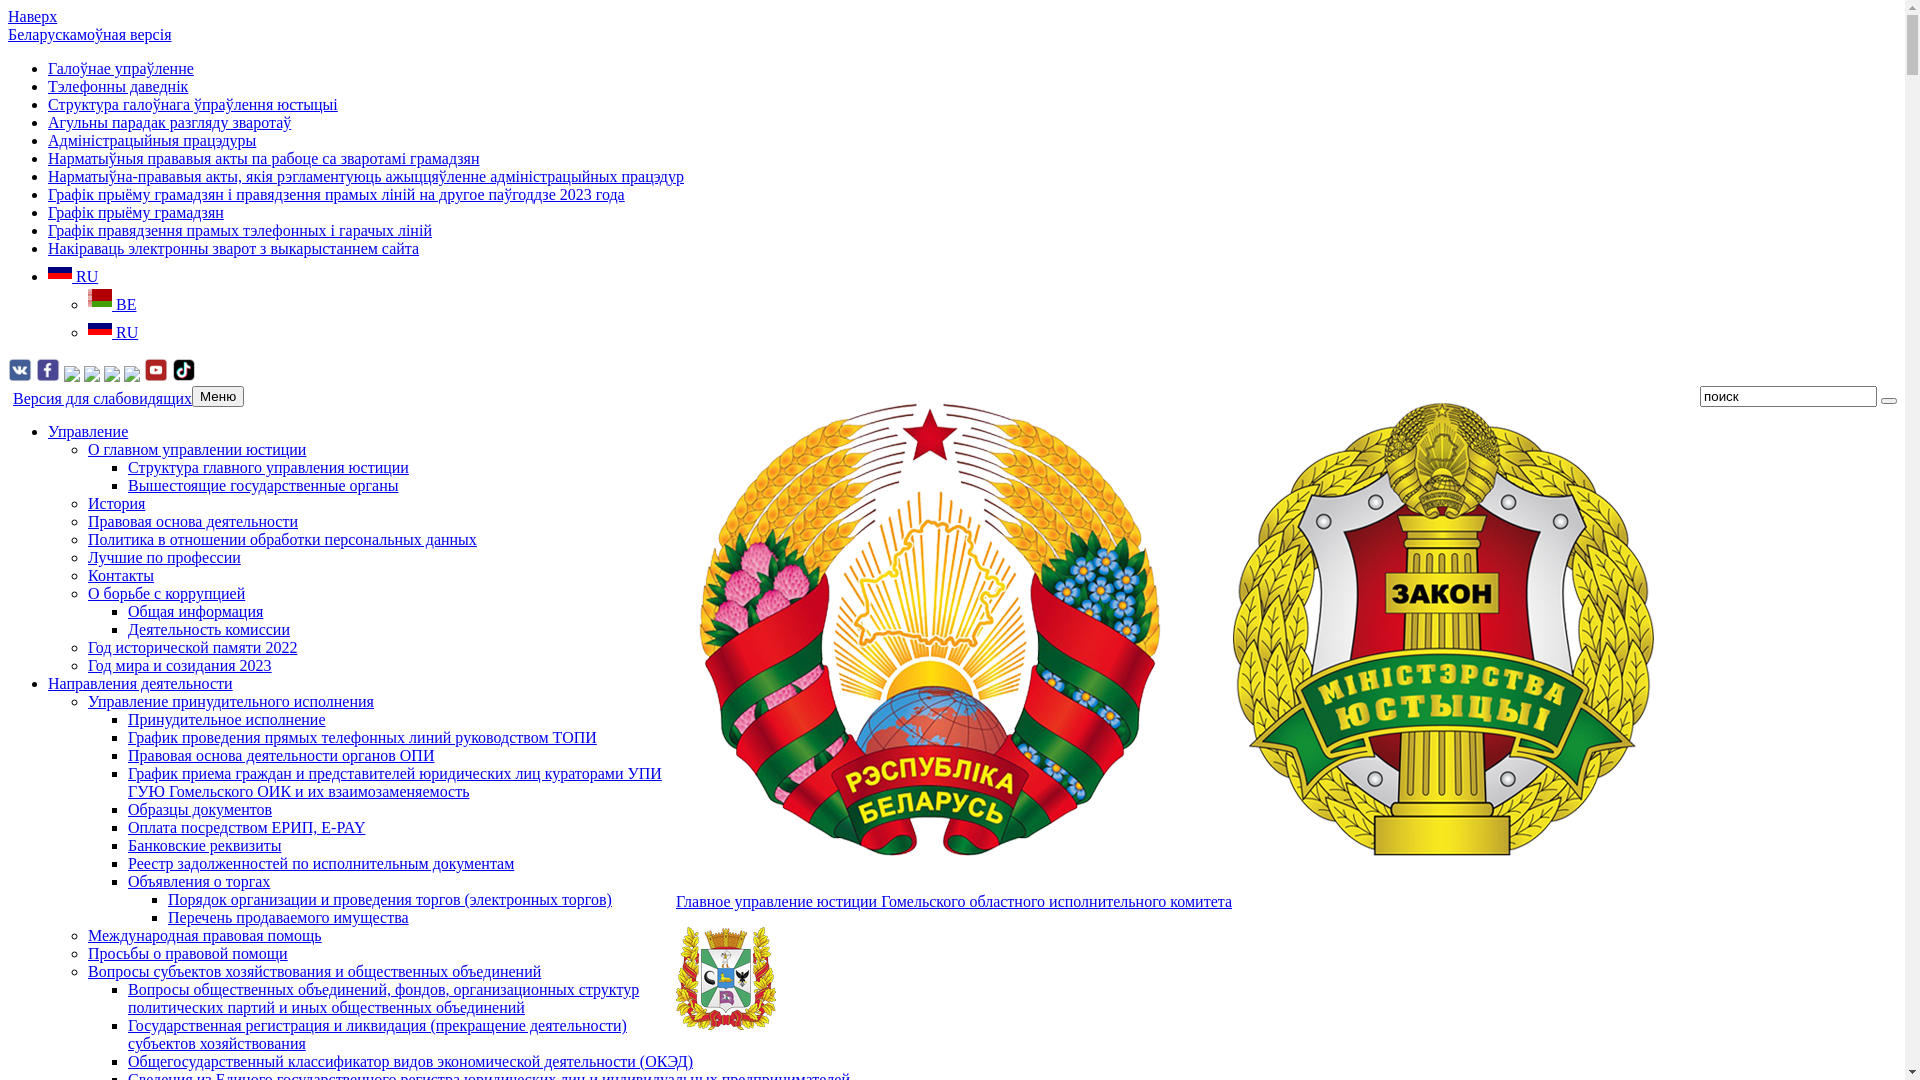 The height and width of the screenshot is (1080, 1920). What do you see at coordinates (112, 331) in the screenshot?
I see `'RU'` at bounding box center [112, 331].